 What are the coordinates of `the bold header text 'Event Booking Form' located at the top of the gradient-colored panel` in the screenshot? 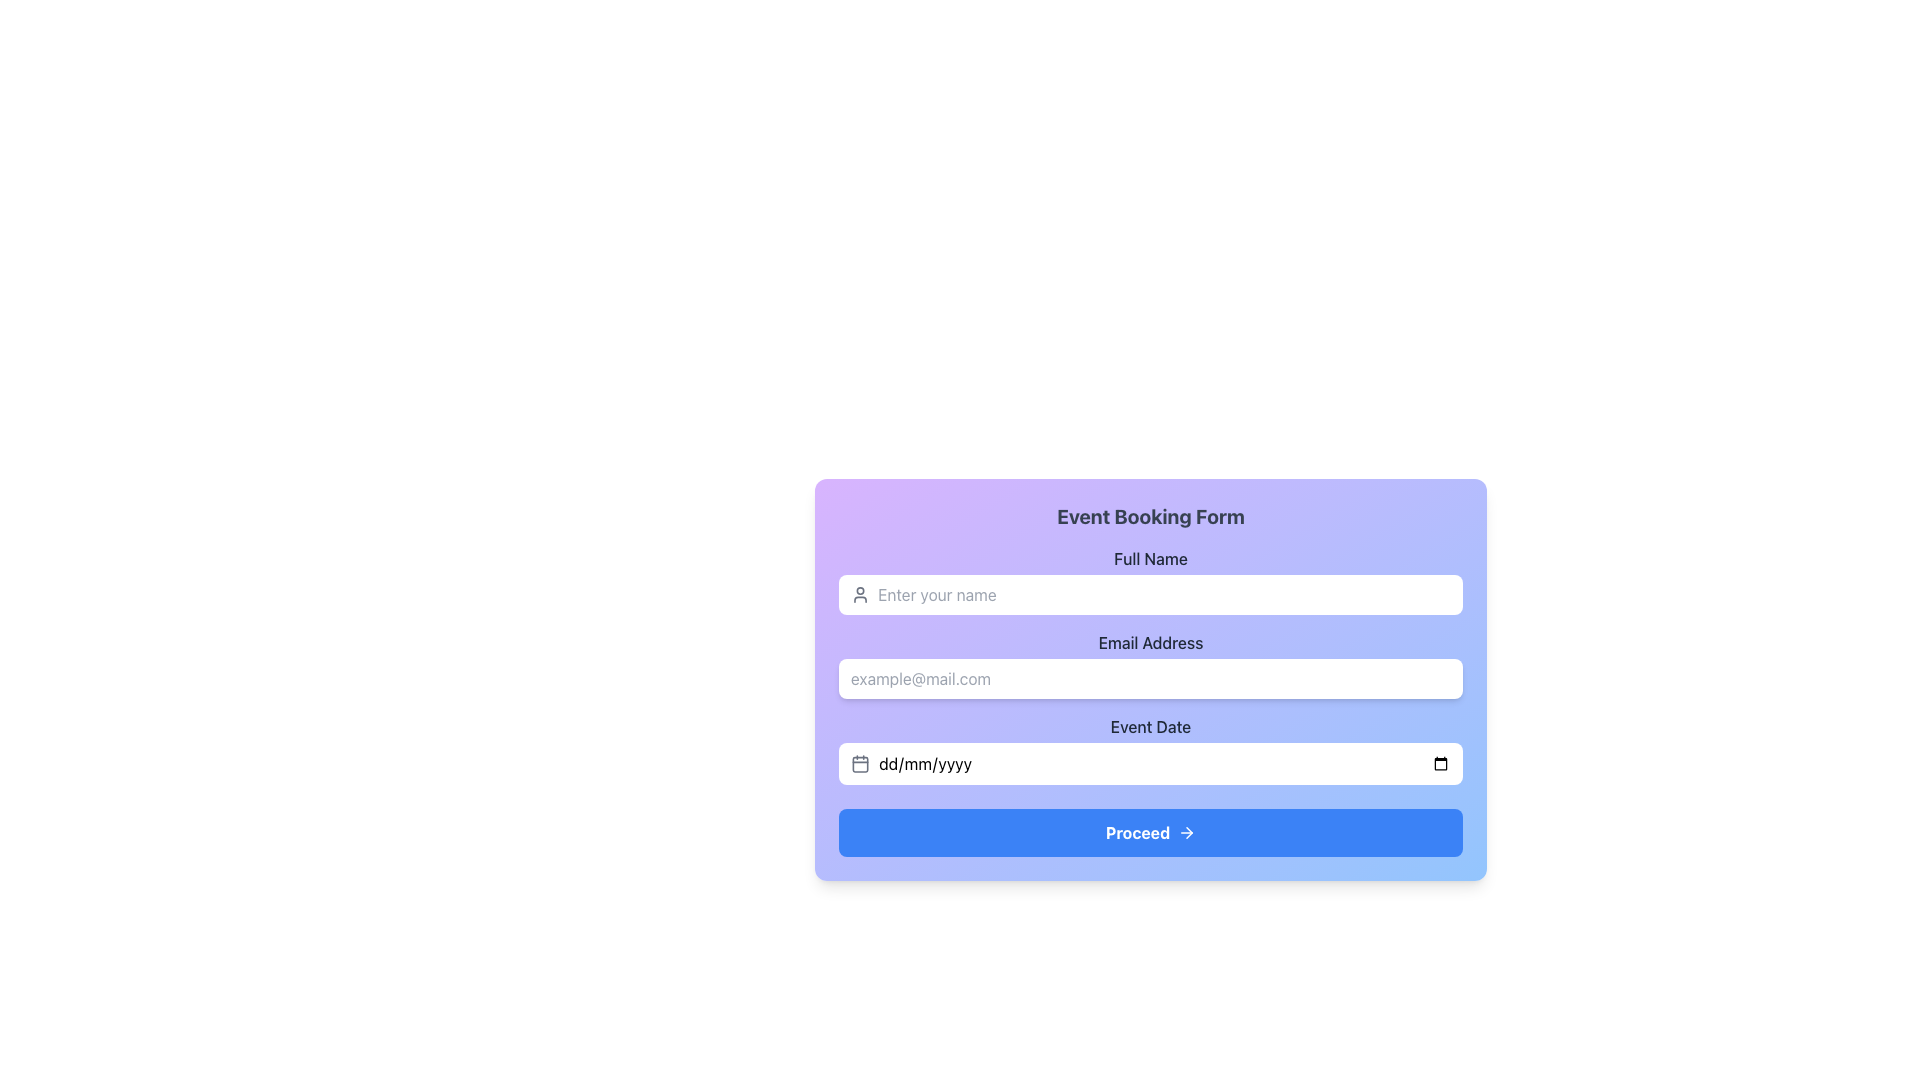 It's located at (1151, 515).